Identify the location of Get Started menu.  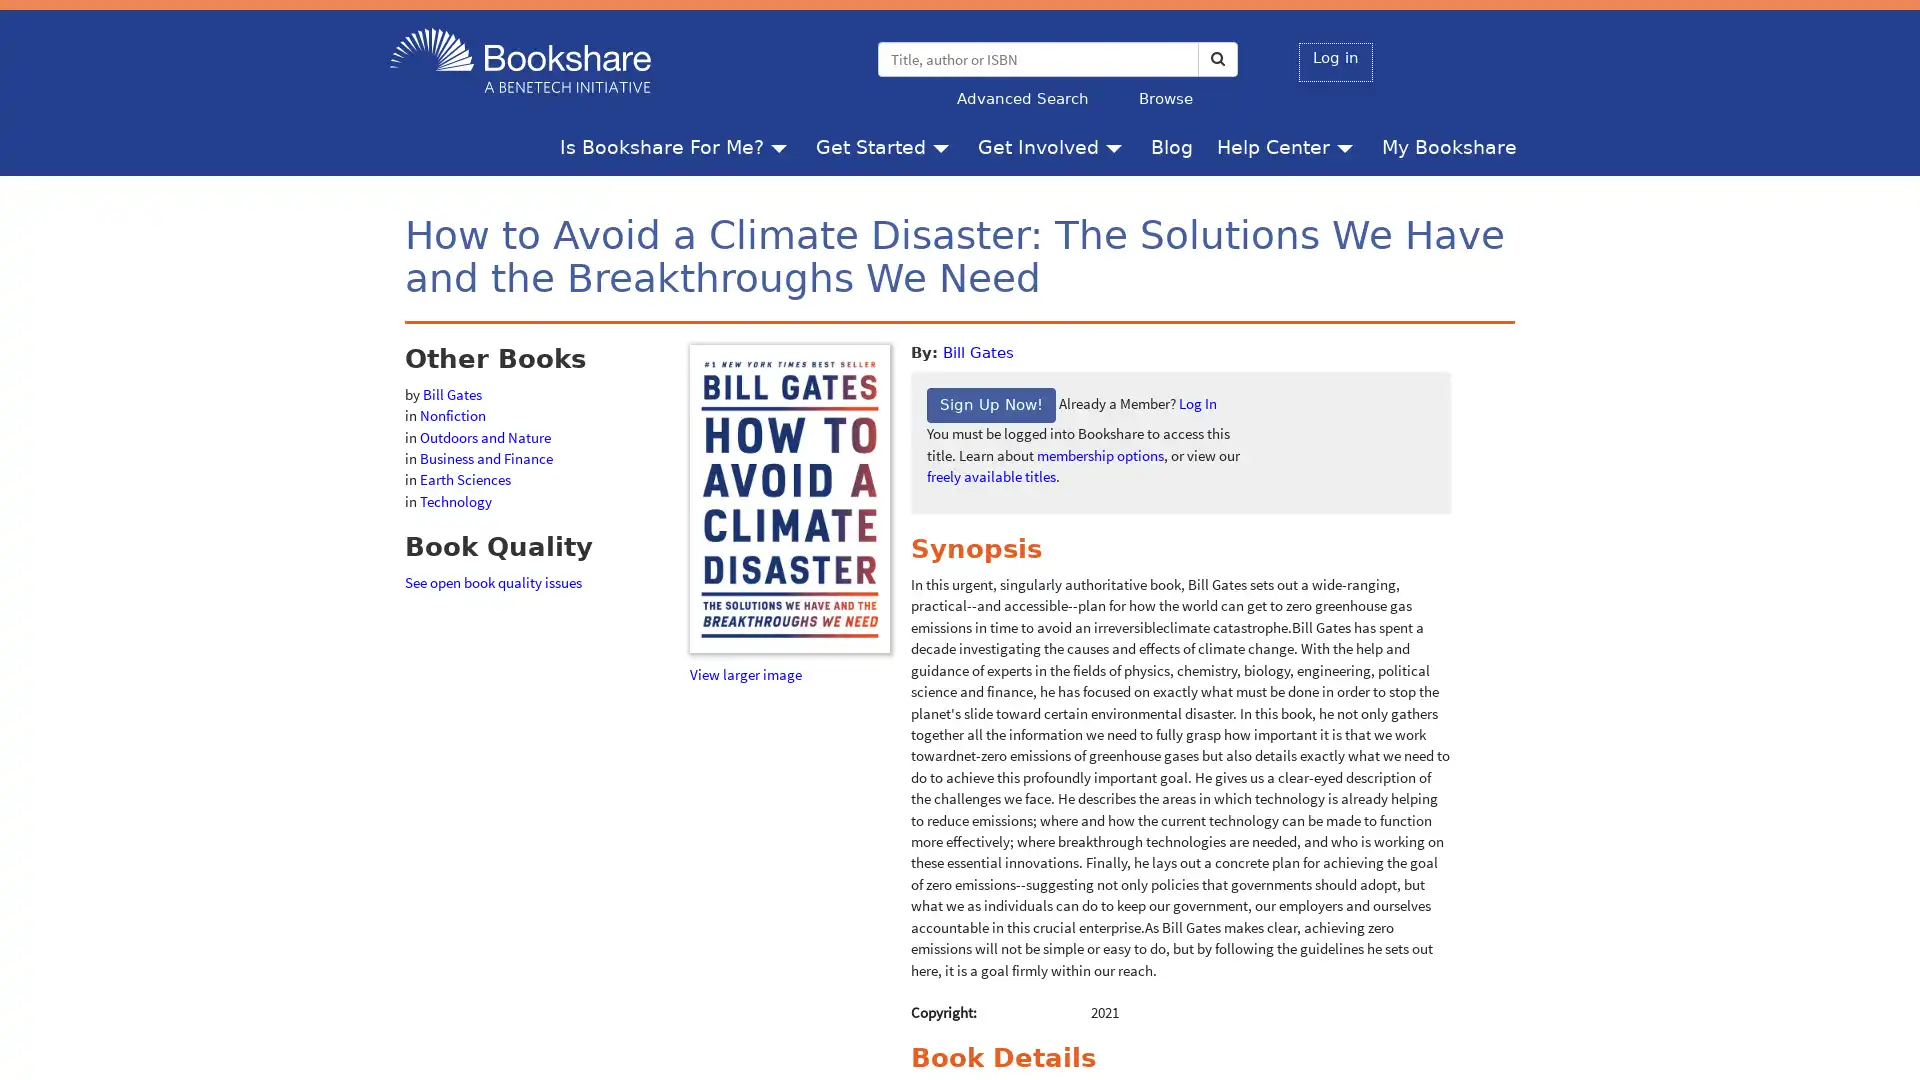
(944, 145).